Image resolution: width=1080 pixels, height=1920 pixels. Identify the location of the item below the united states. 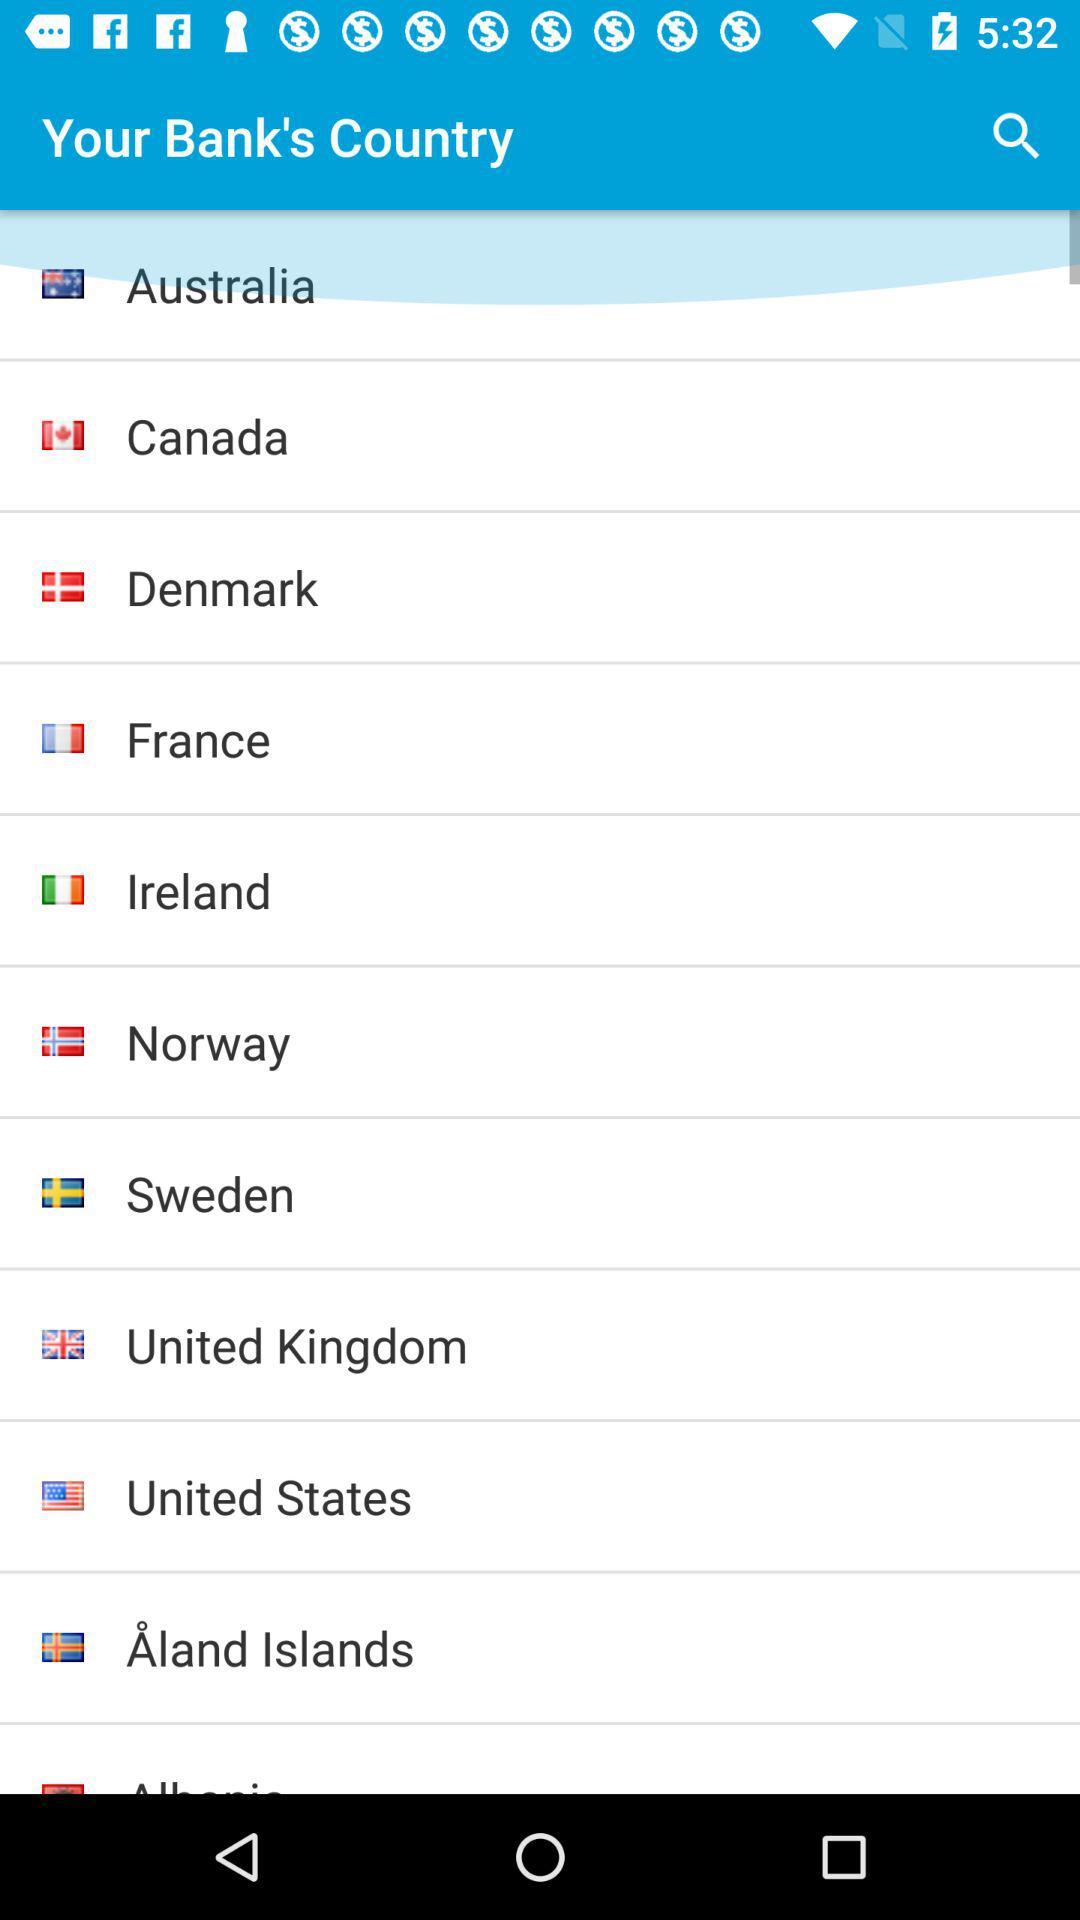
(582, 1647).